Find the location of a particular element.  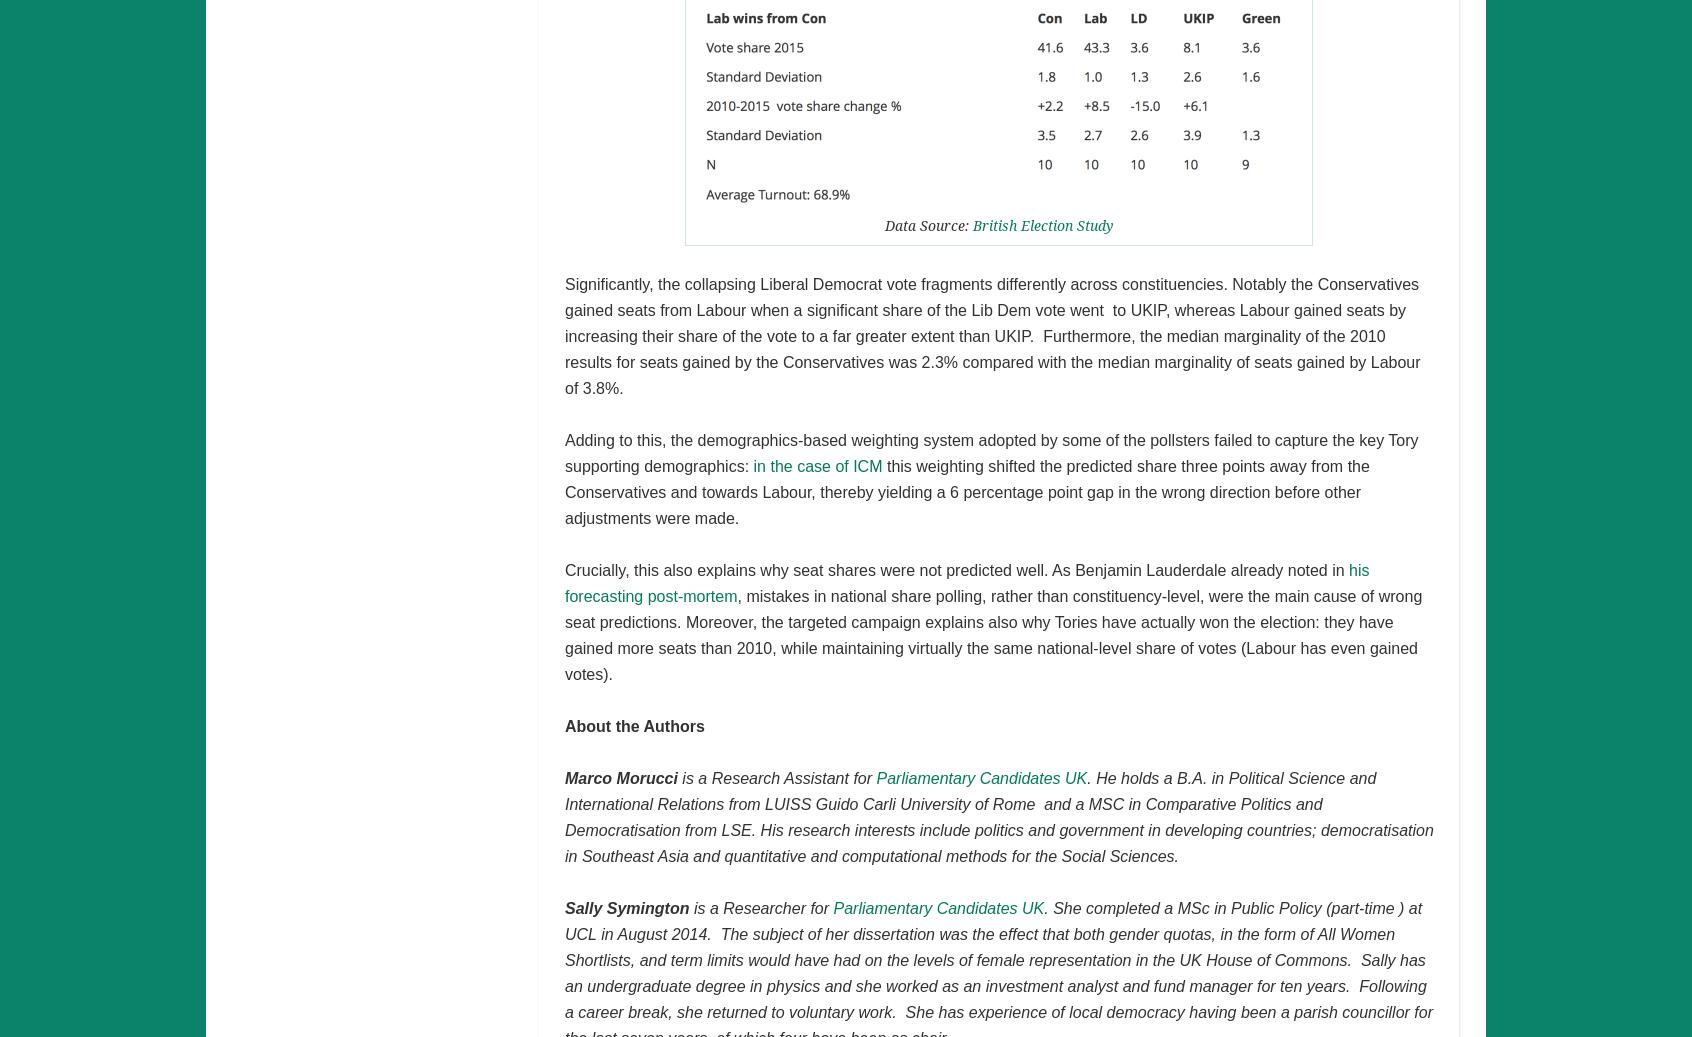

'. He' is located at coordinates (1086, 777).